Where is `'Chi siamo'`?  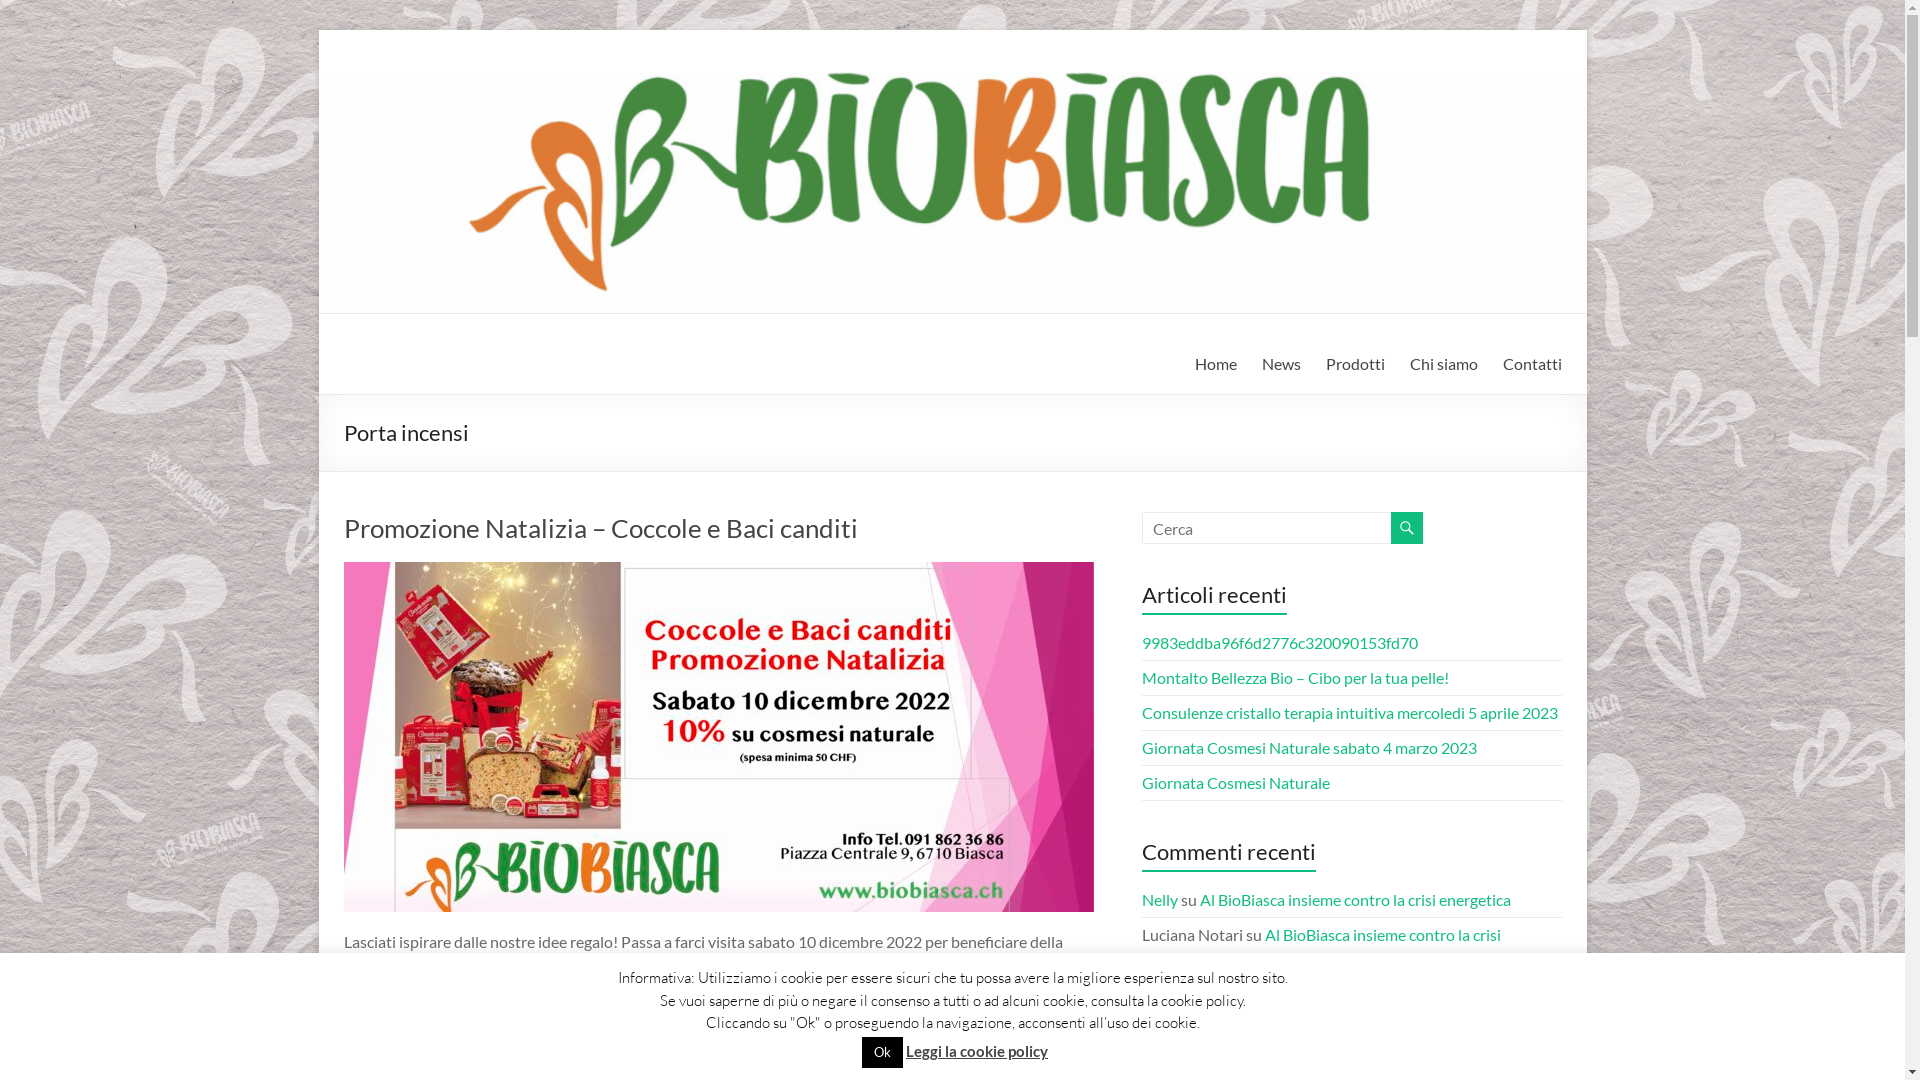 'Chi siamo' is located at coordinates (1444, 363).